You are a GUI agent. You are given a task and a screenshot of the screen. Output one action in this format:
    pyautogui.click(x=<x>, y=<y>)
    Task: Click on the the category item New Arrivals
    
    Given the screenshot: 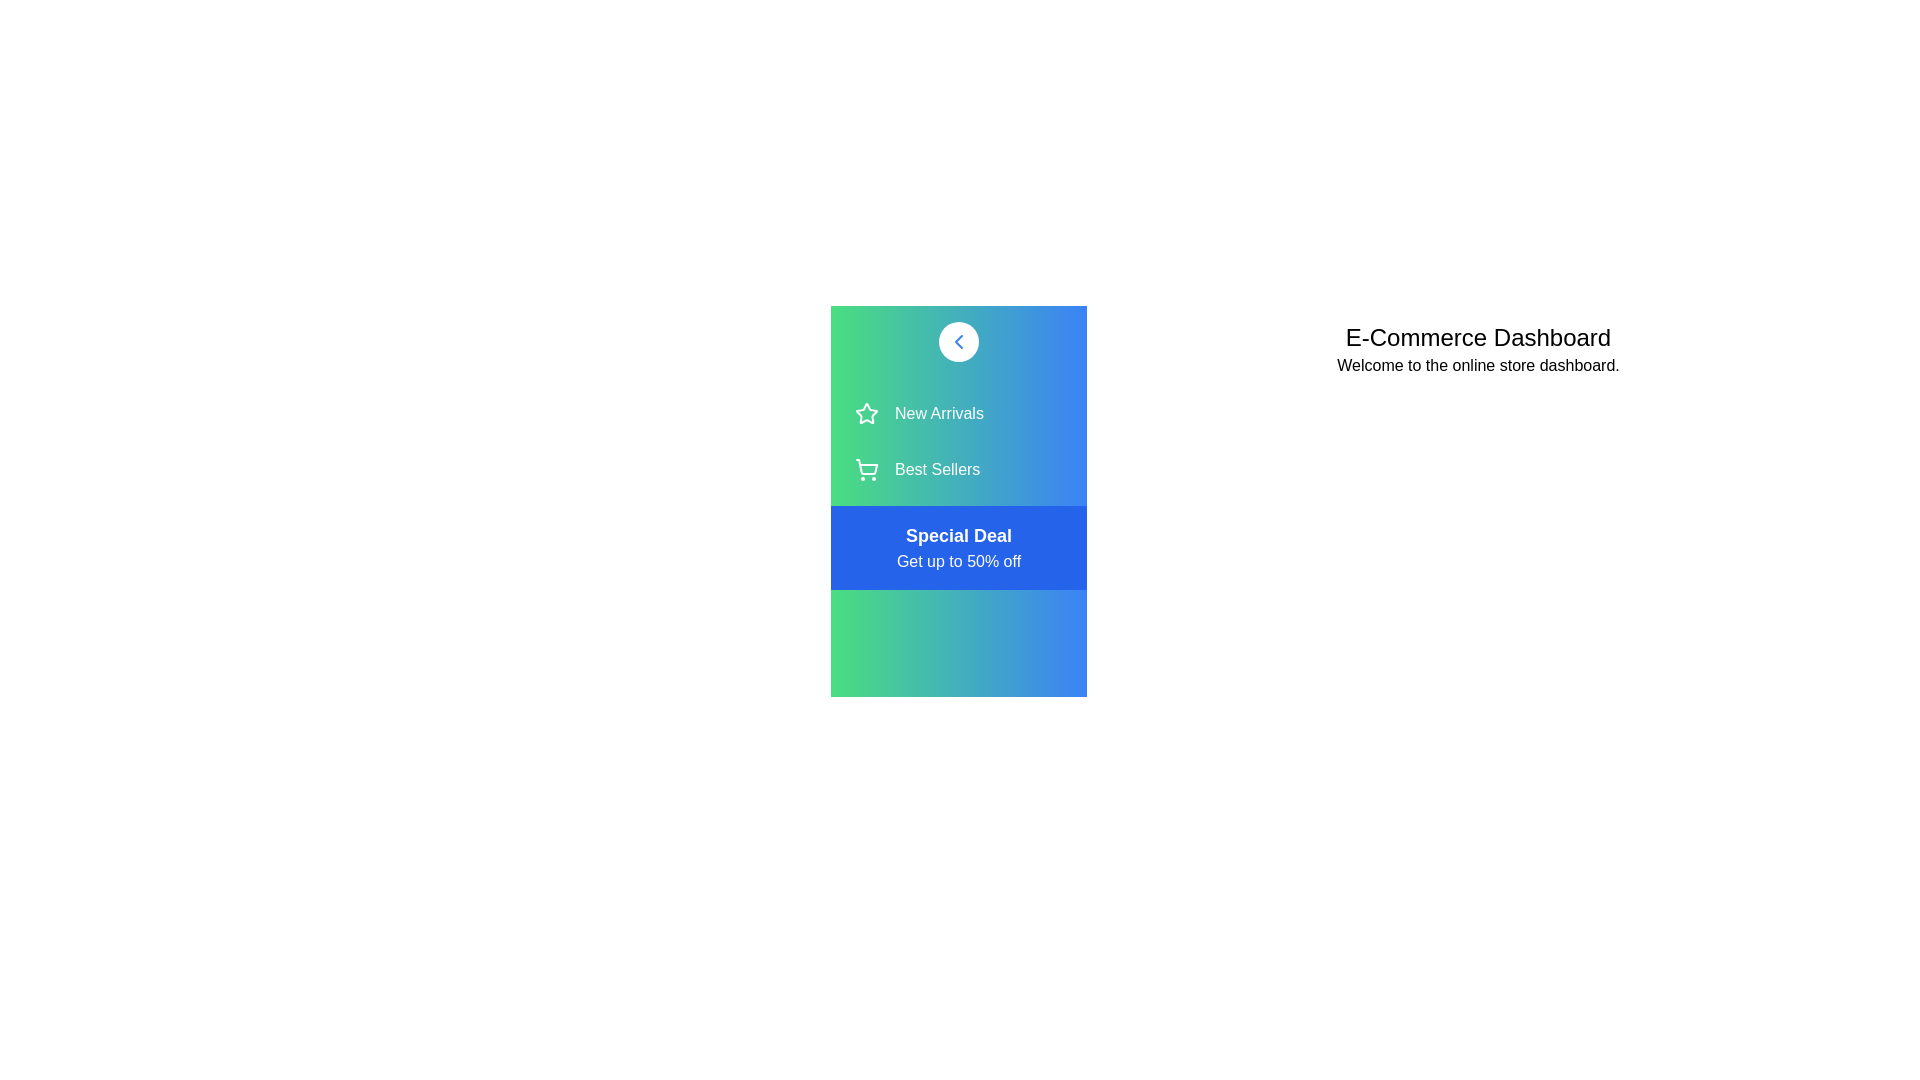 What is the action you would take?
    pyautogui.click(x=958, y=412)
    